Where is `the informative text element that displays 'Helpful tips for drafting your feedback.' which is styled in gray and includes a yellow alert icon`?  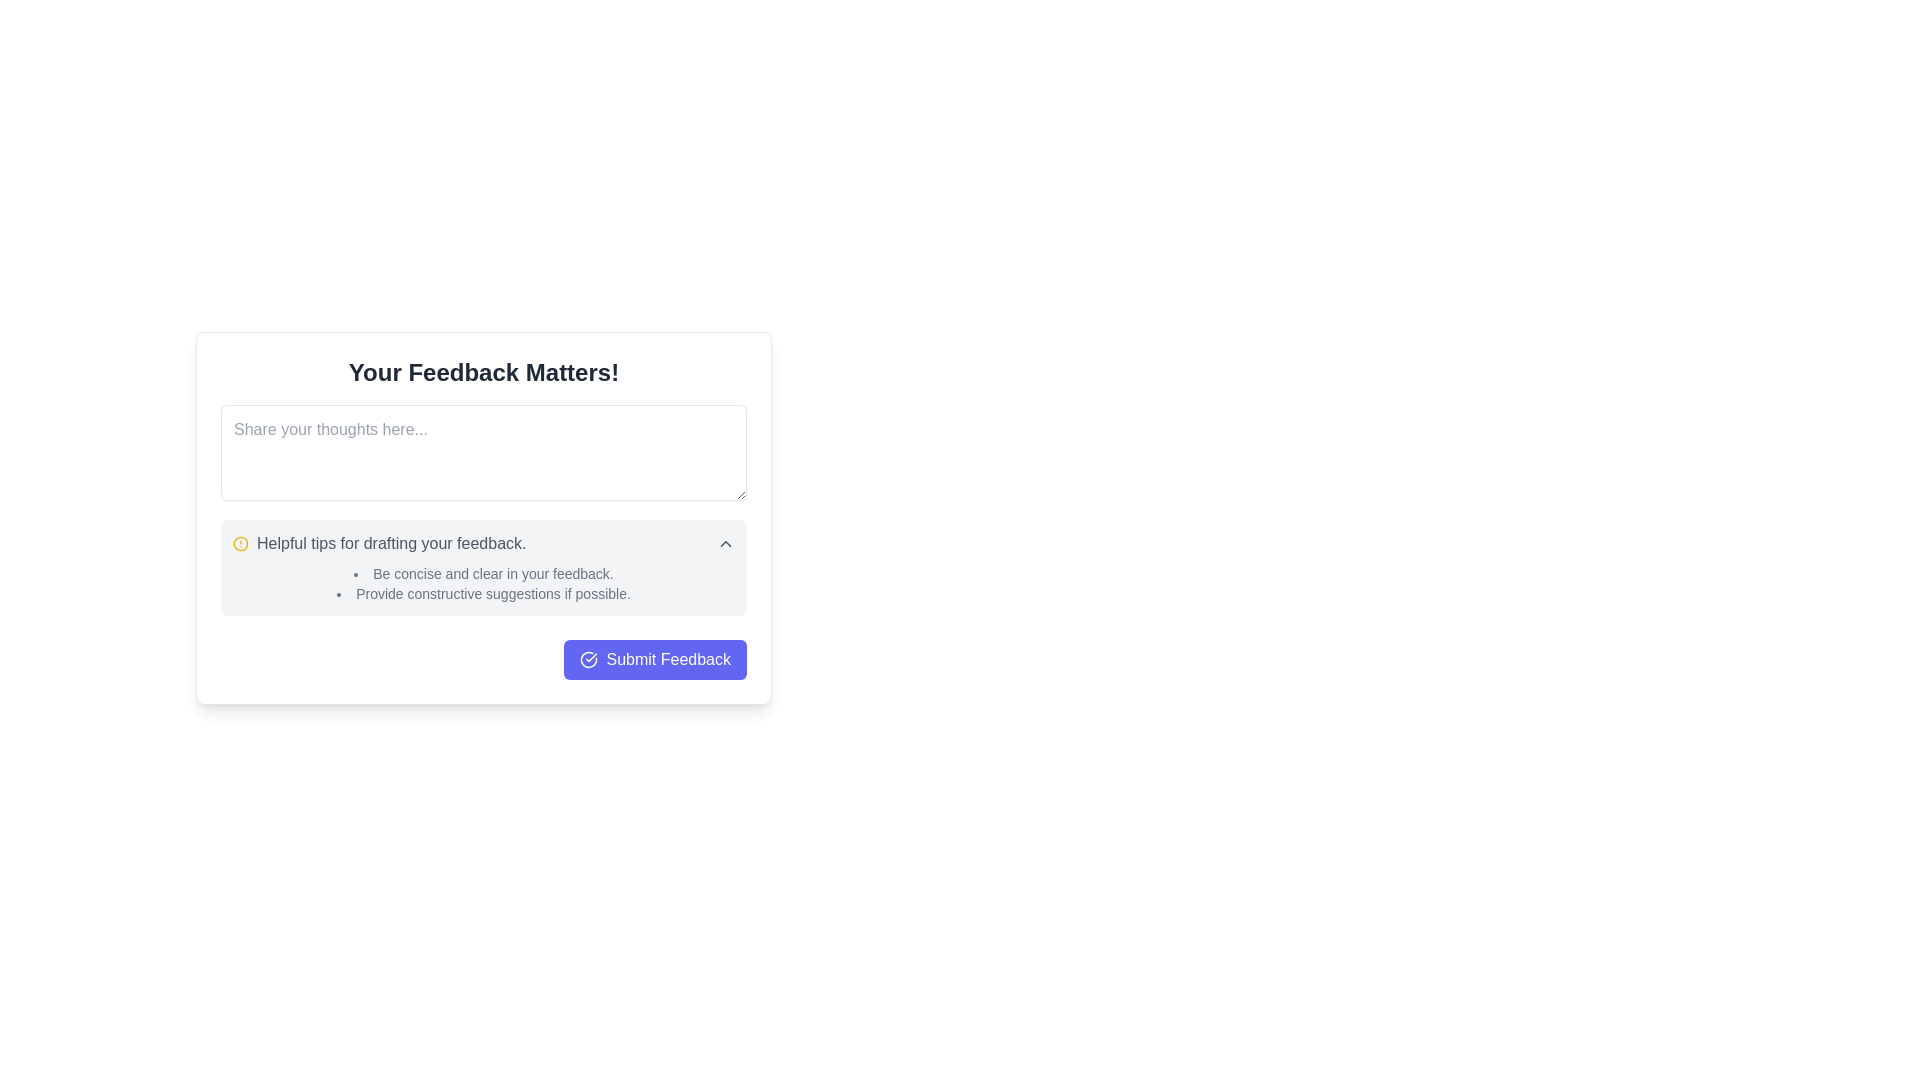 the informative text element that displays 'Helpful tips for drafting your feedback.' which is styled in gray and includes a yellow alert icon is located at coordinates (379, 543).